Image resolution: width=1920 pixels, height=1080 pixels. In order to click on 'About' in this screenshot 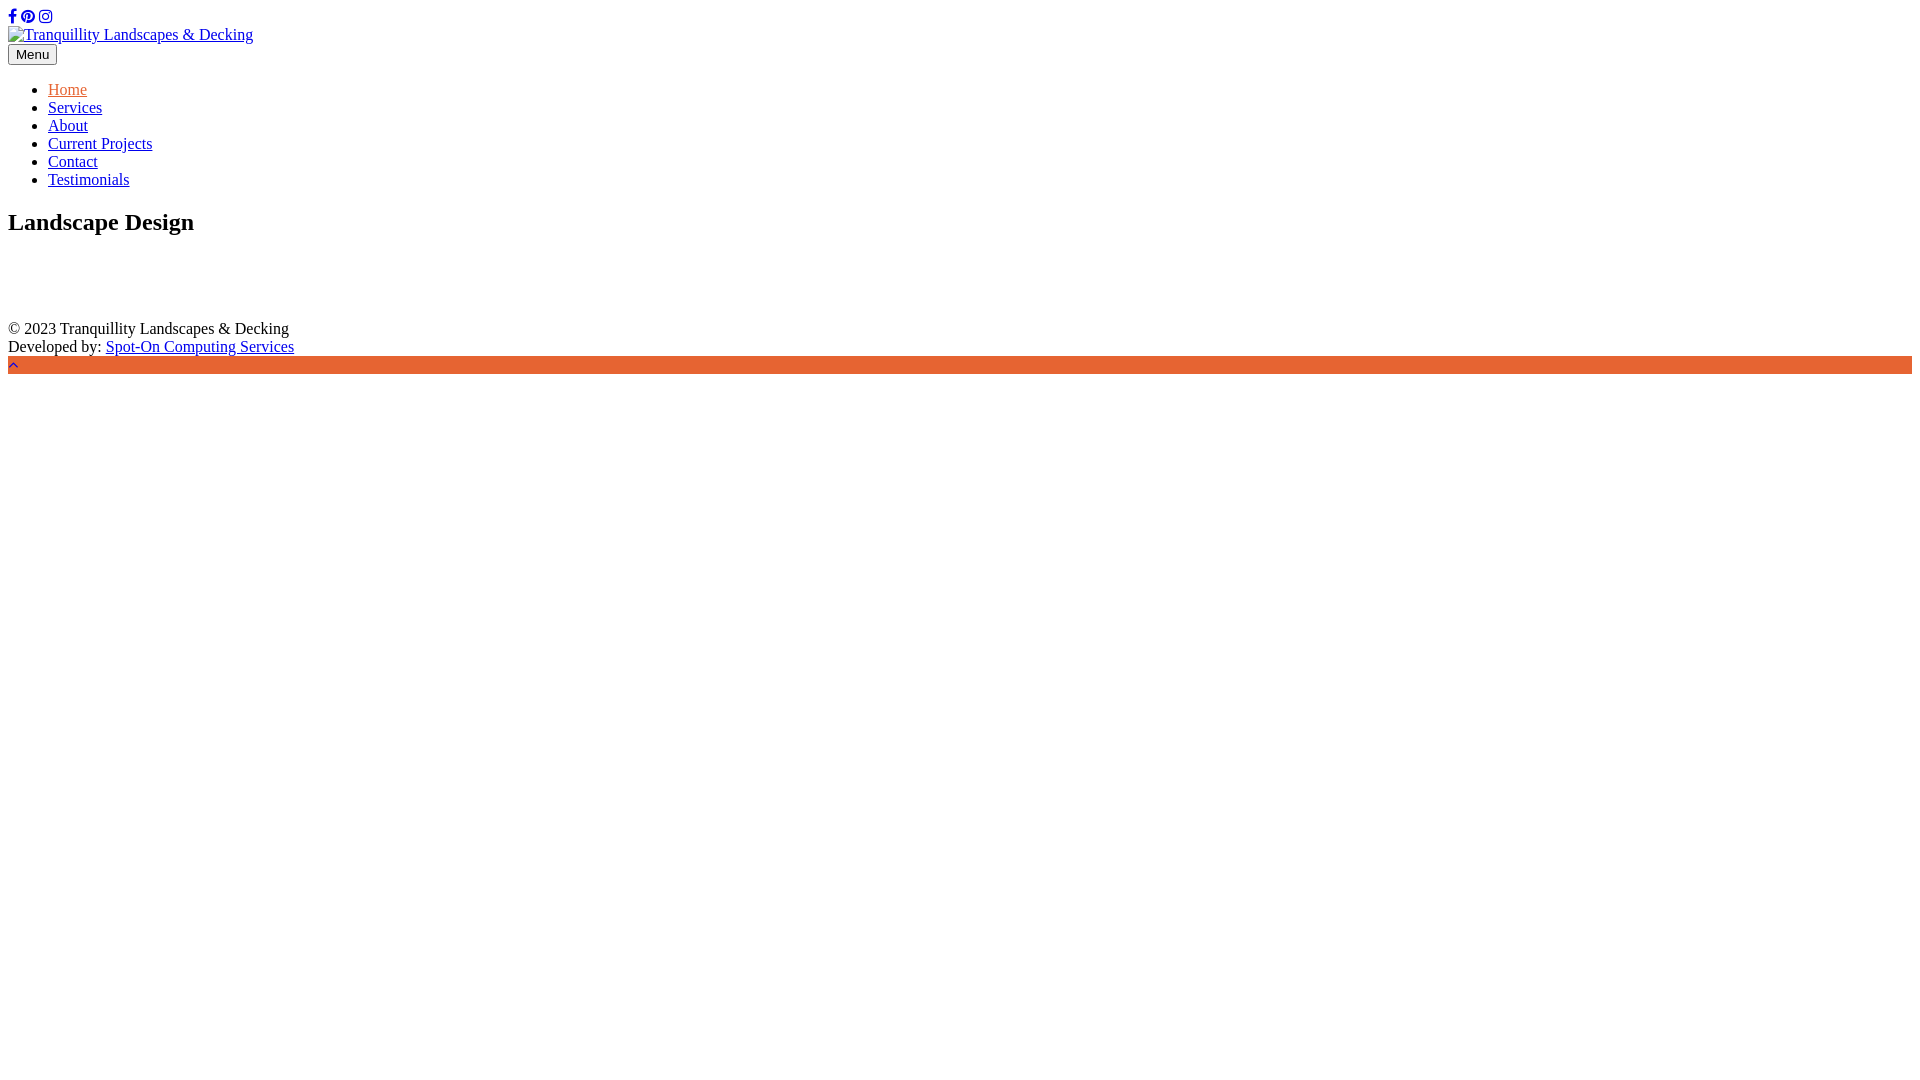, I will do `click(48, 125)`.